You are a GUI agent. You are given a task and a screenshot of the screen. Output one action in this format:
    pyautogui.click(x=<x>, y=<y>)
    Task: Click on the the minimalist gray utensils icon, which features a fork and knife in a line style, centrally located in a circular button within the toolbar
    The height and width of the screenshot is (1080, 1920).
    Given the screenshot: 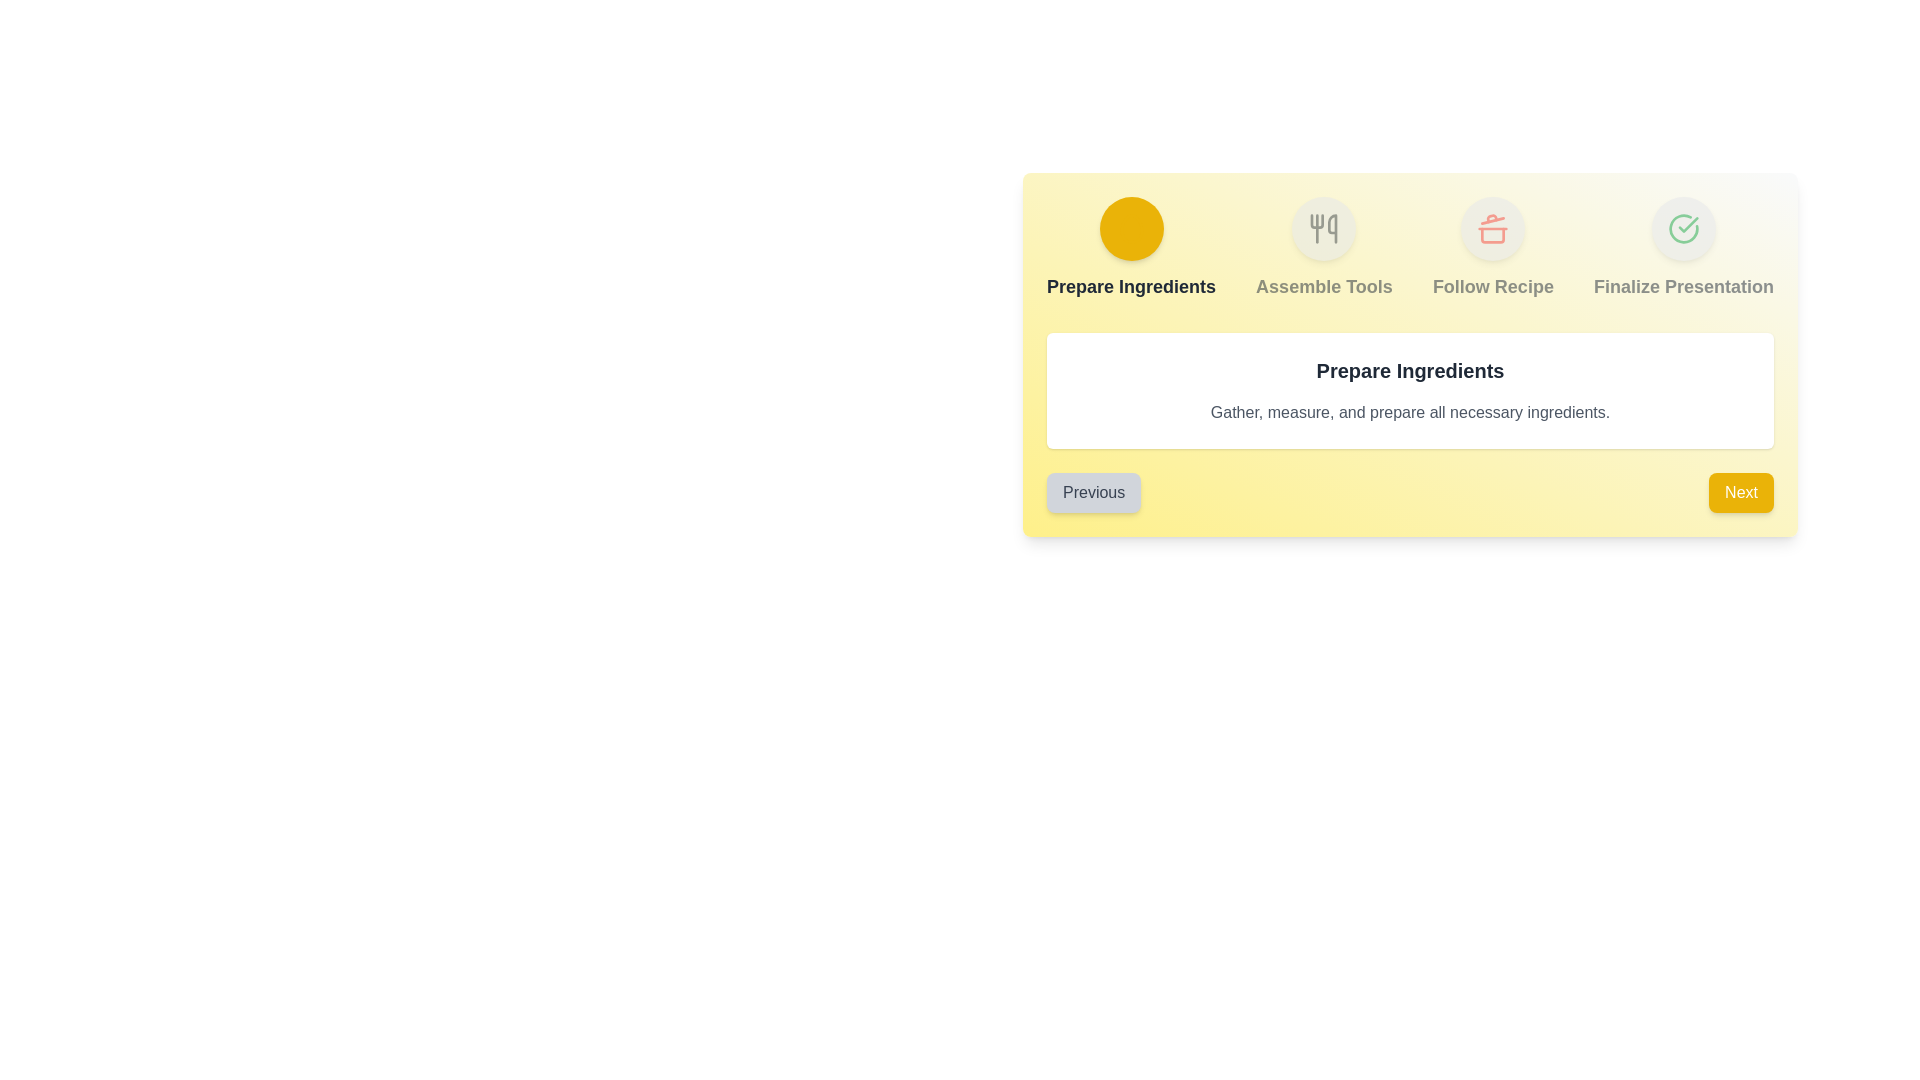 What is the action you would take?
    pyautogui.click(x=1324, y=227)
    